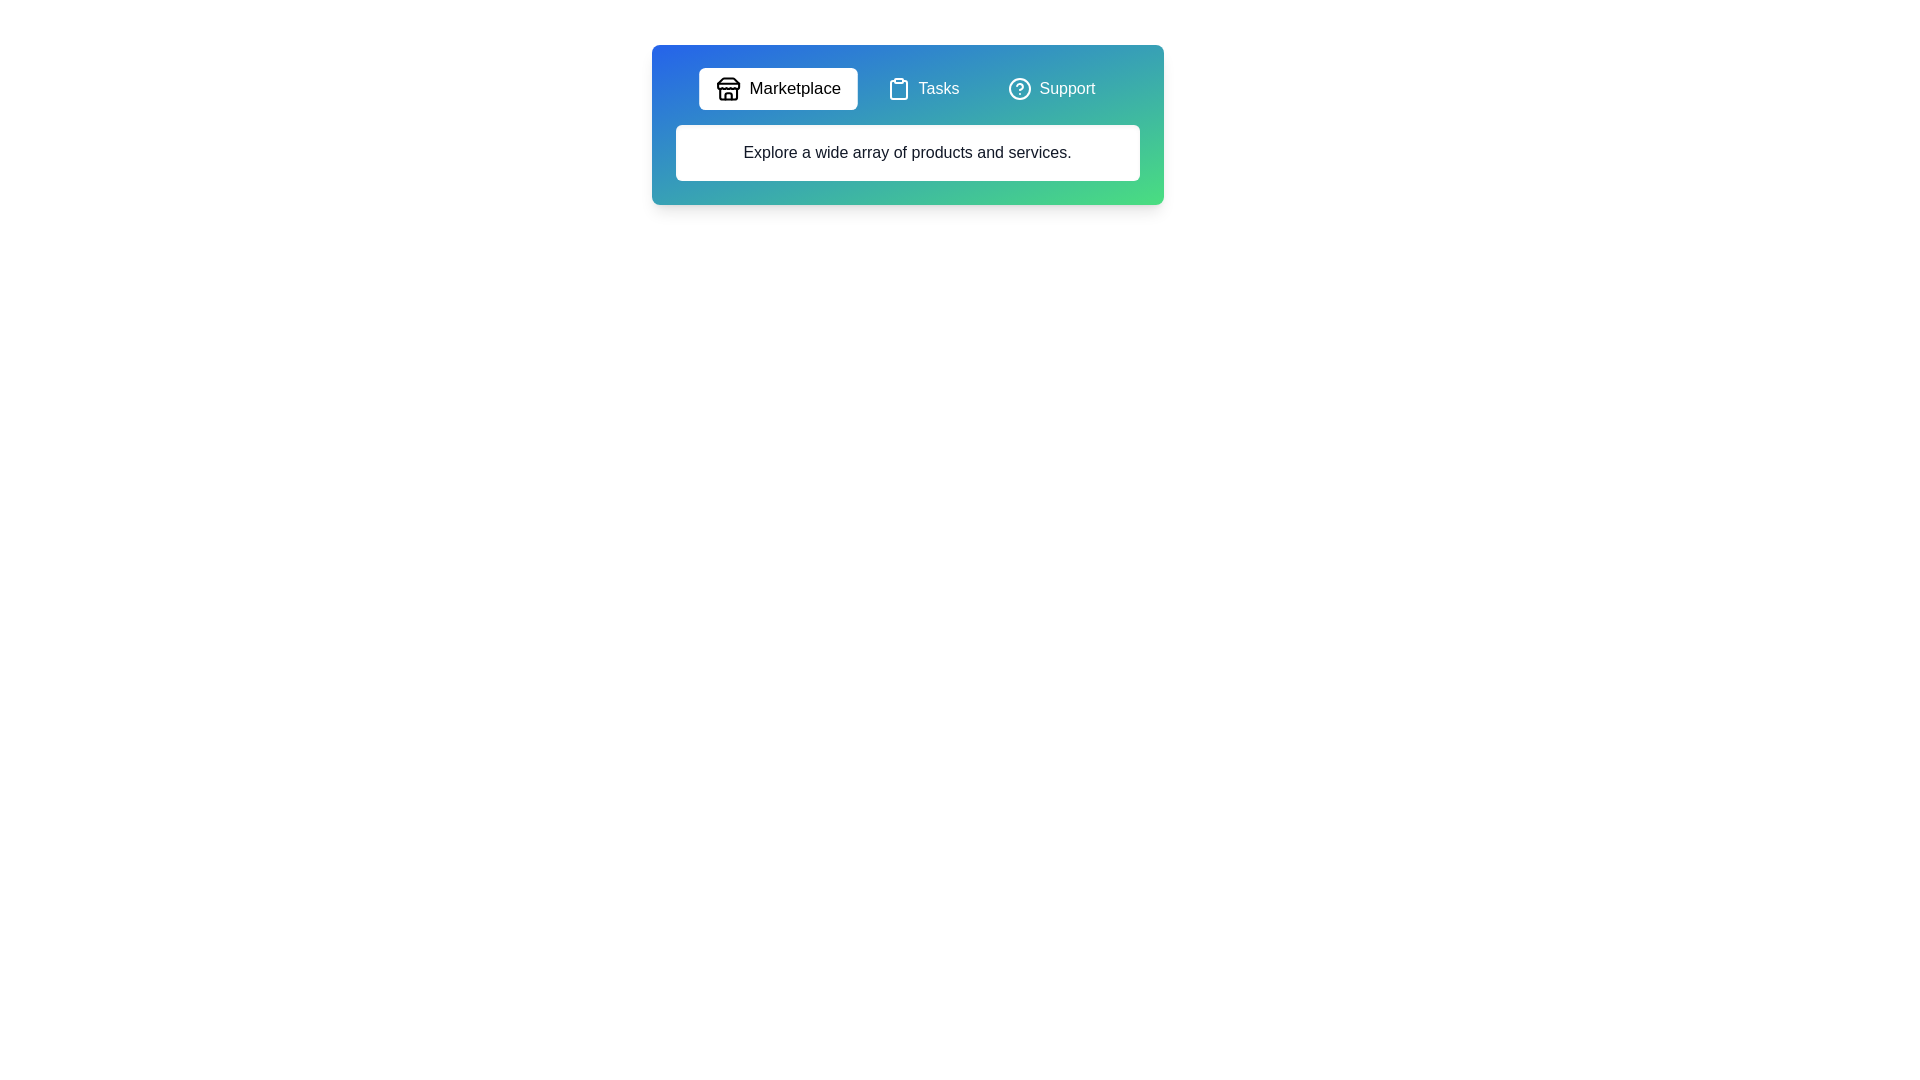 This screenshot has height=1080, width=1920. I want to click on the tab labeled Marketplace, so click(777, 87).